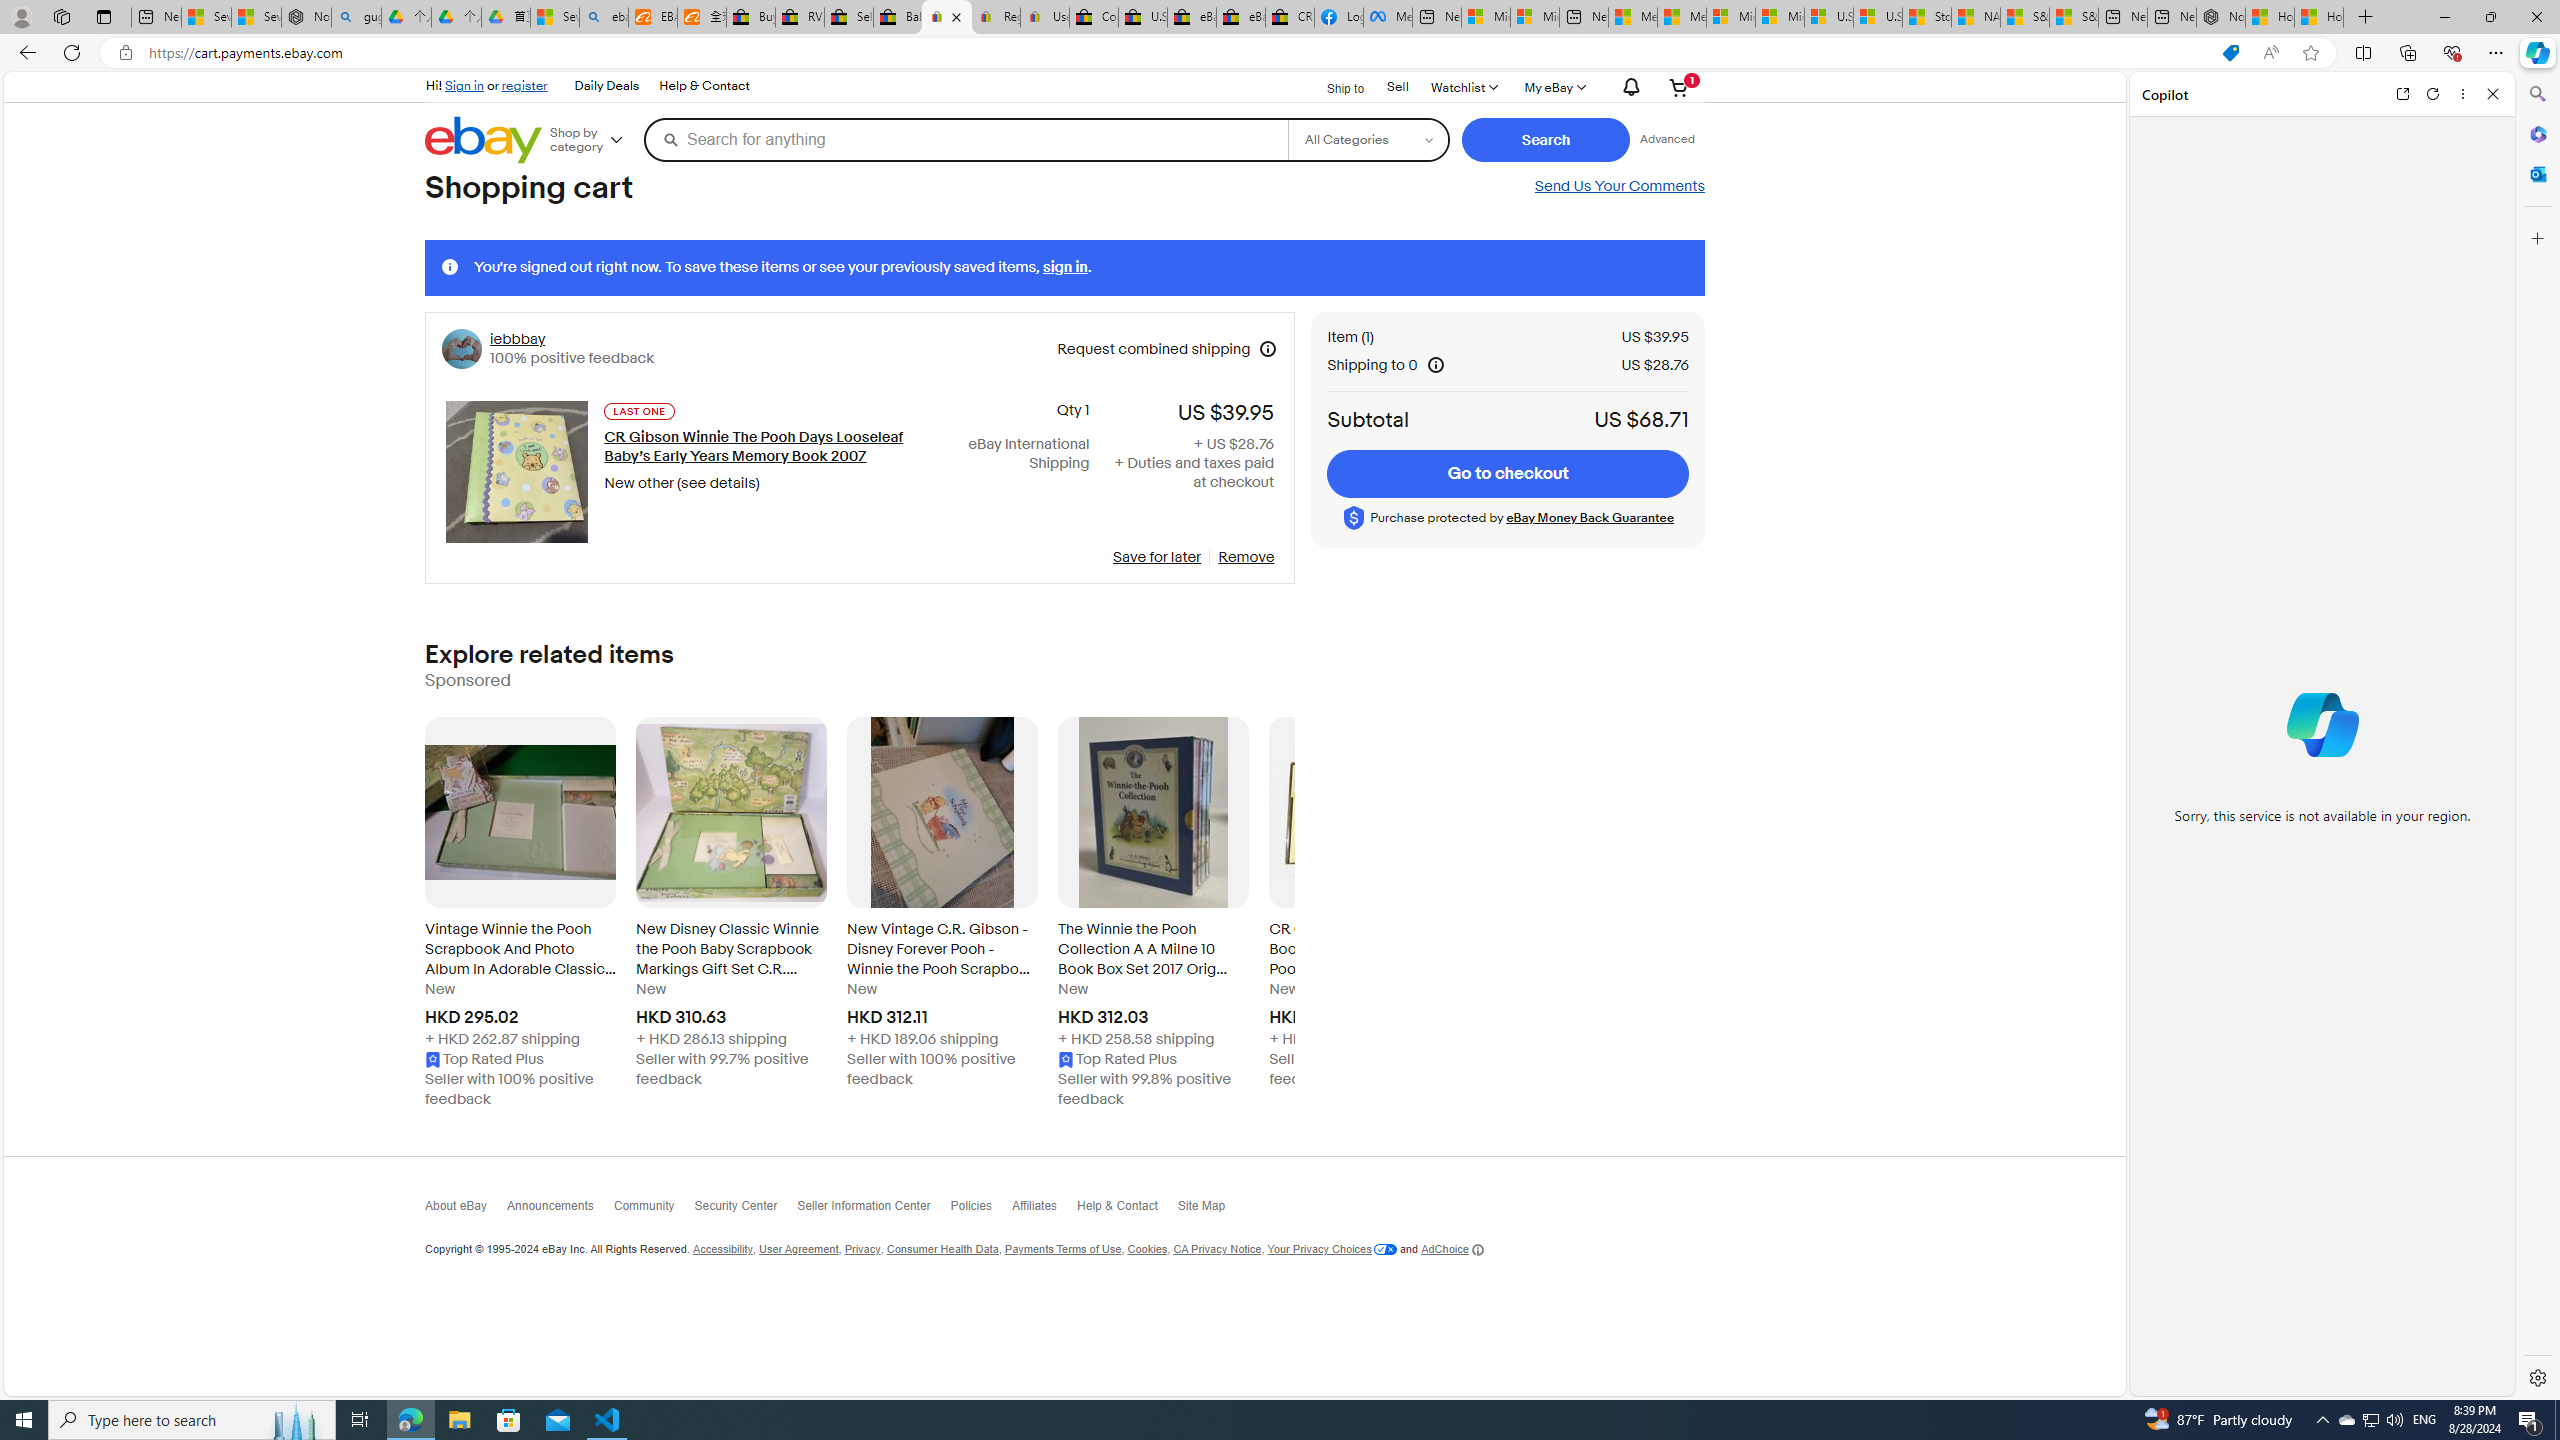 This screenshot has width=2560, height=1440. What do you see at coordinates (1627, 87) in the screenshot?
I see `'AutomationID: gh-eb-Alerts'` at bounding box center [1627, 87].